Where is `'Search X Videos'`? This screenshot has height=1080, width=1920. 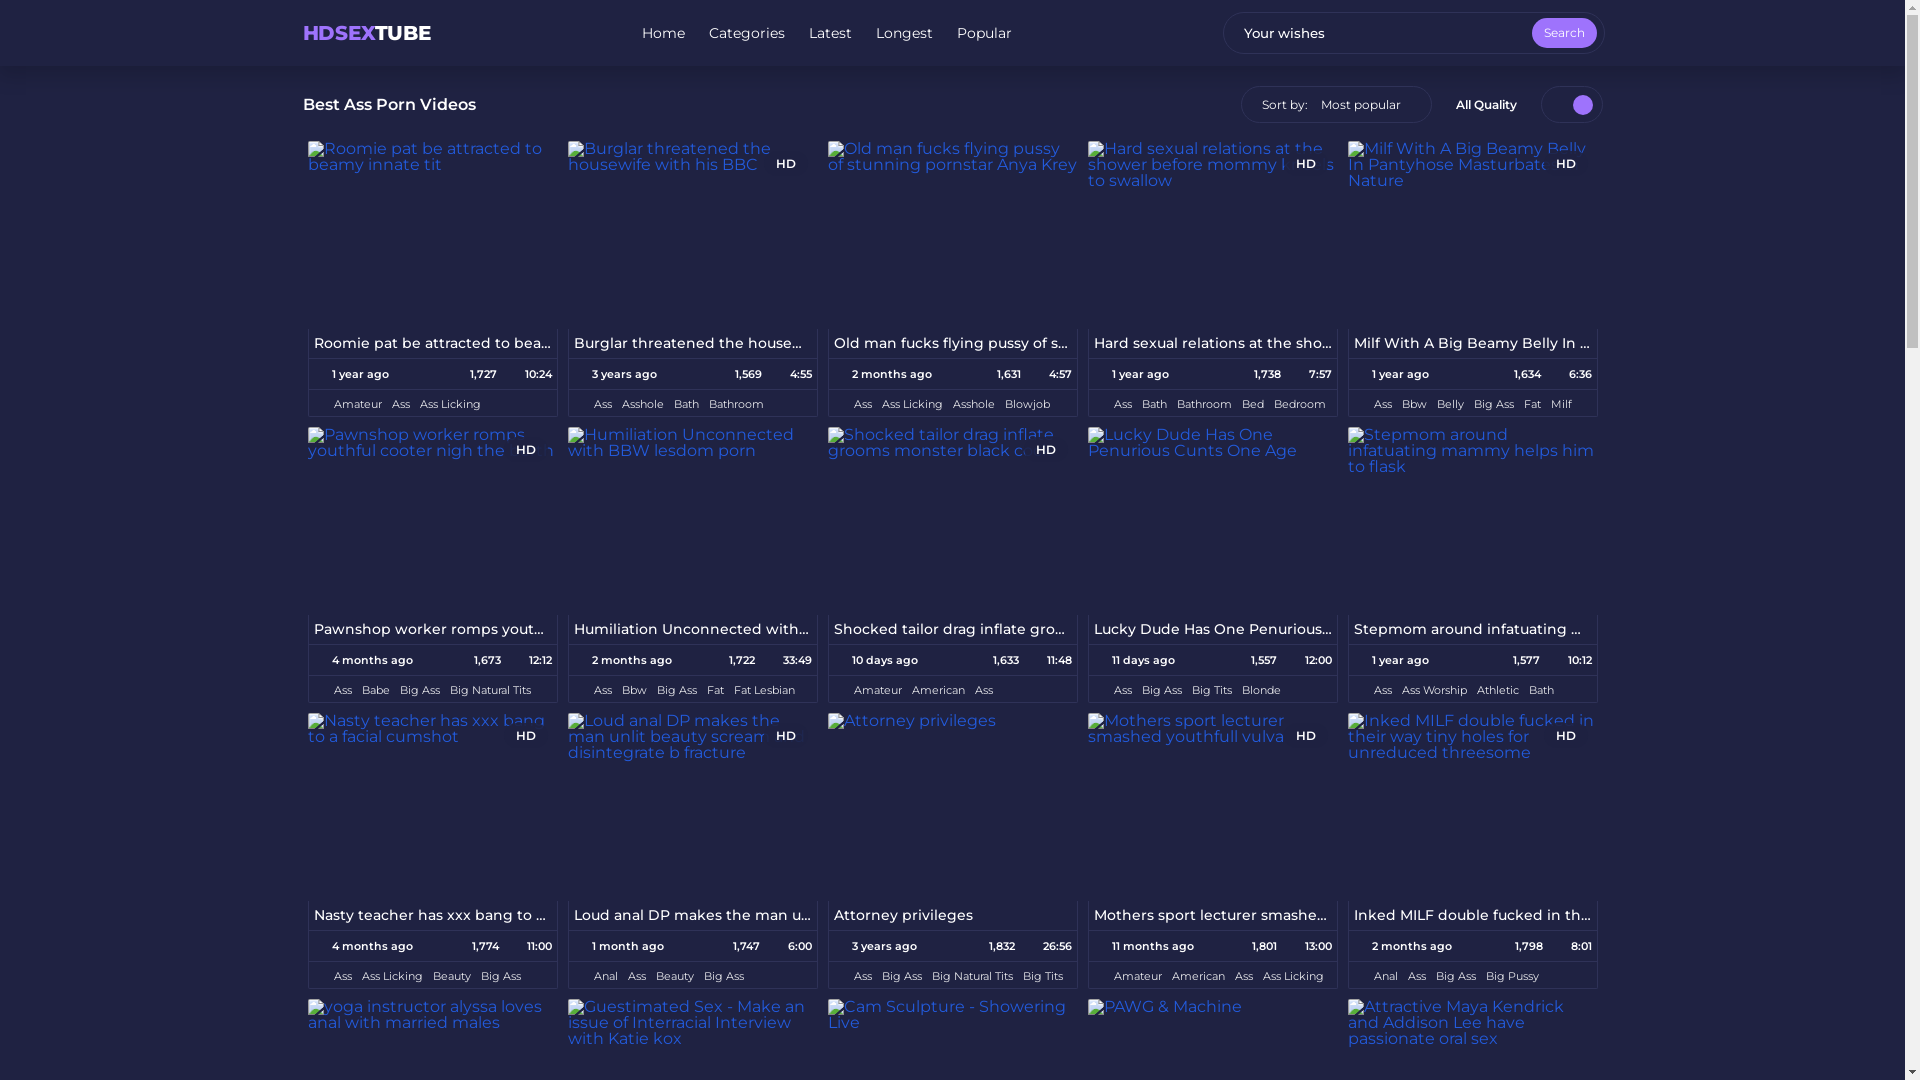 'Search X Videos' is located at coordinates (1411, 33).